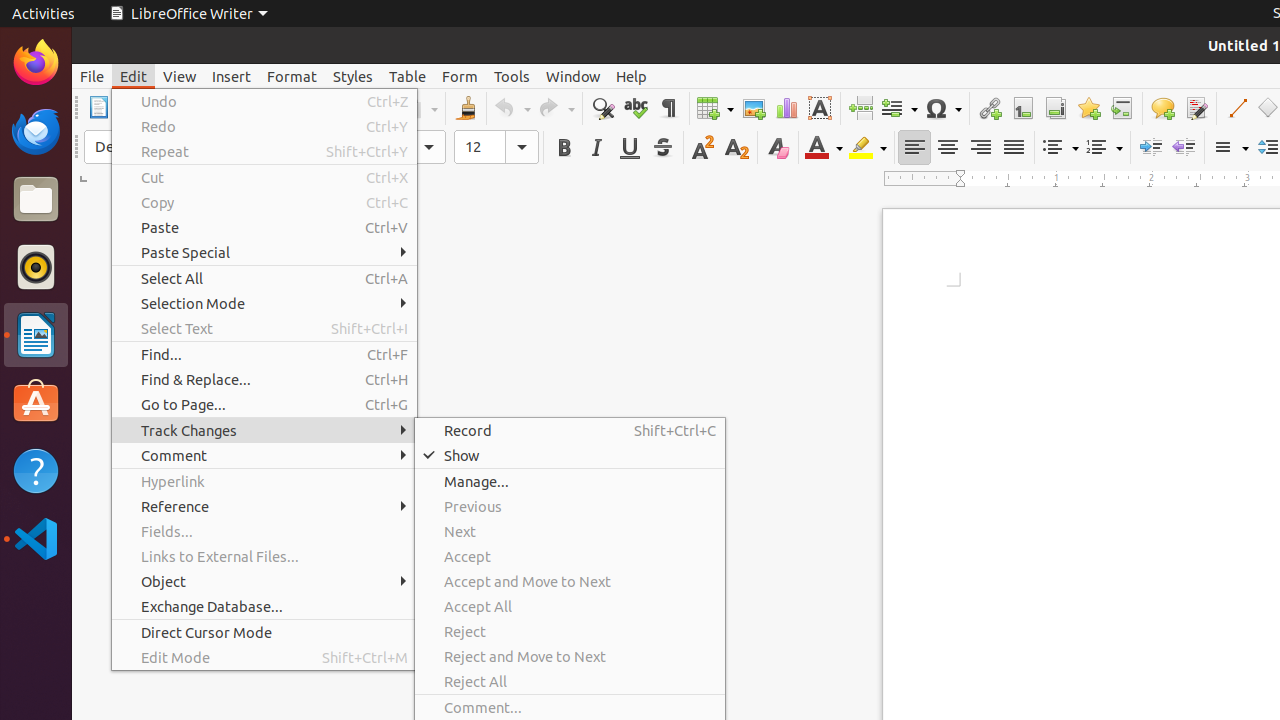  What do you see at coordinates (35, 537) in the screenshot?
I see `'Visual Studio Code'` at bounding box center [35, 537].